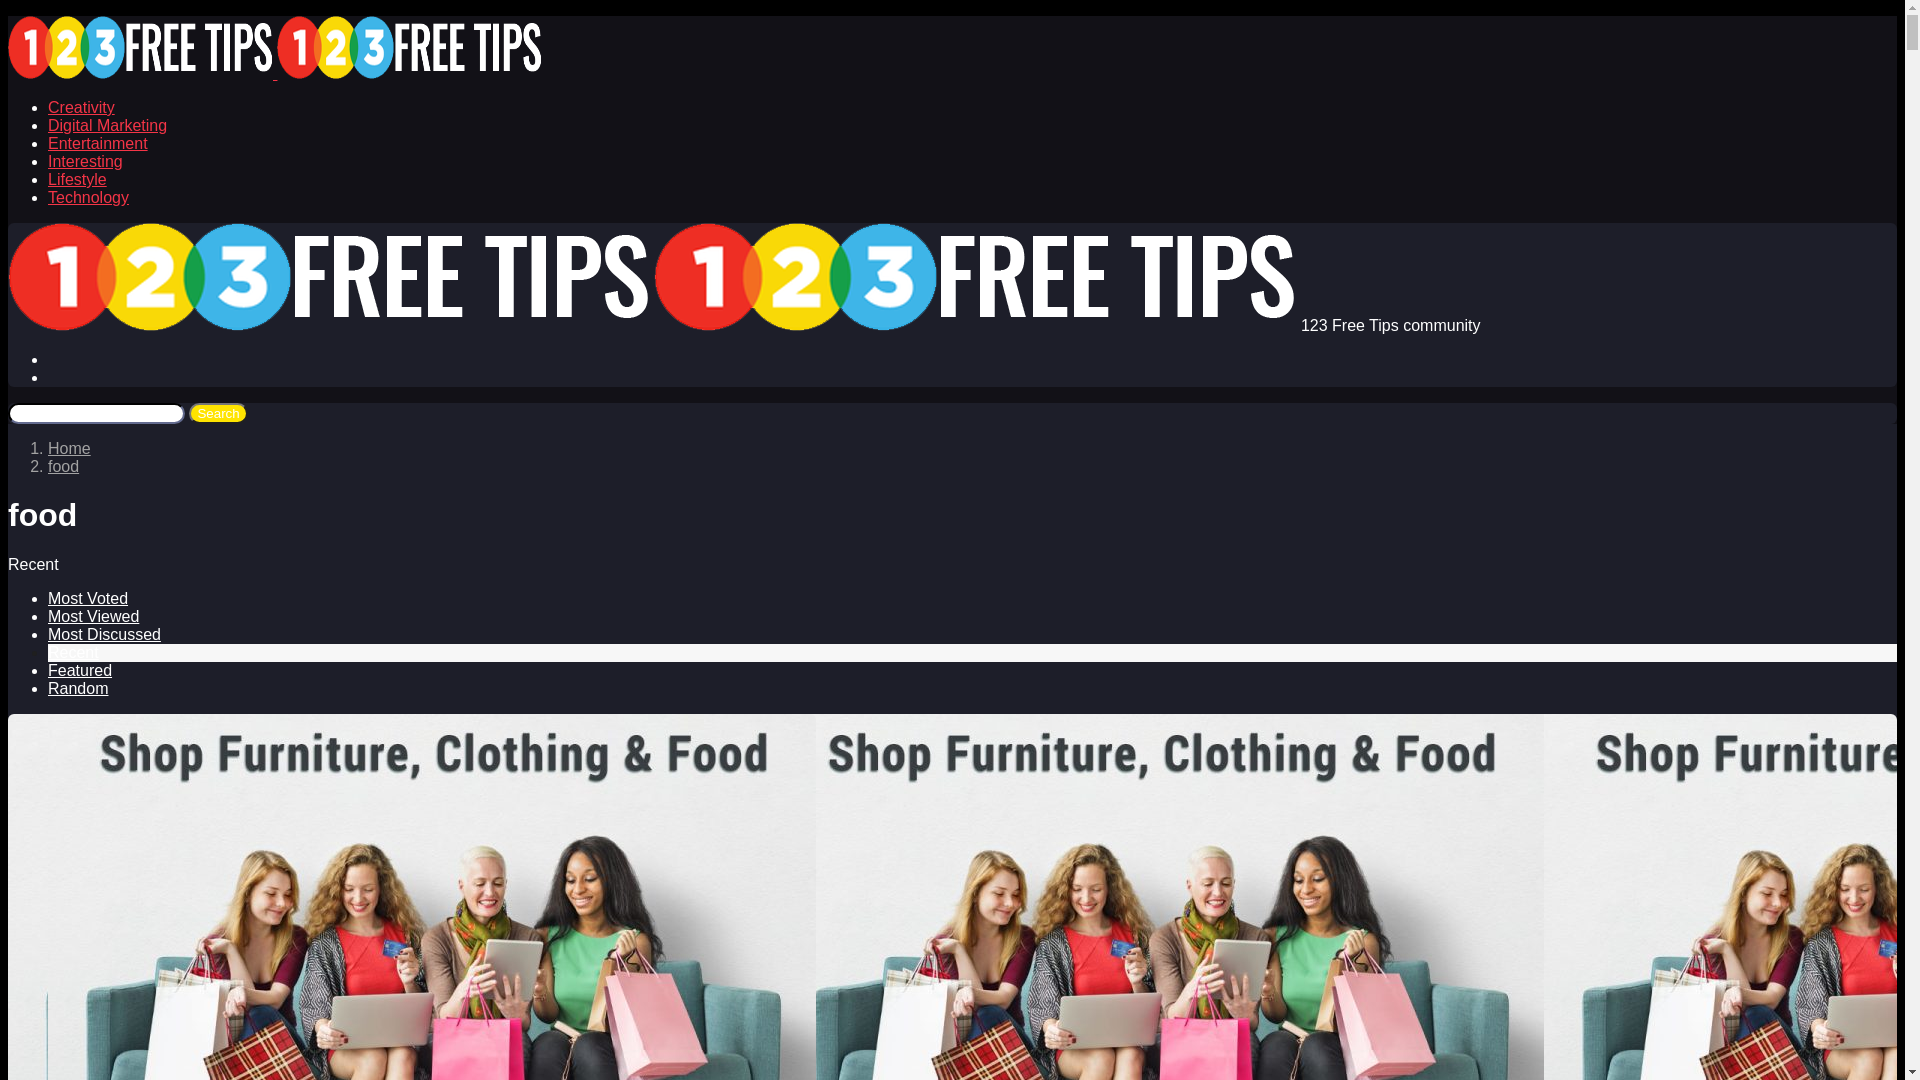  I want to click on 'Random', so click(77, 687).